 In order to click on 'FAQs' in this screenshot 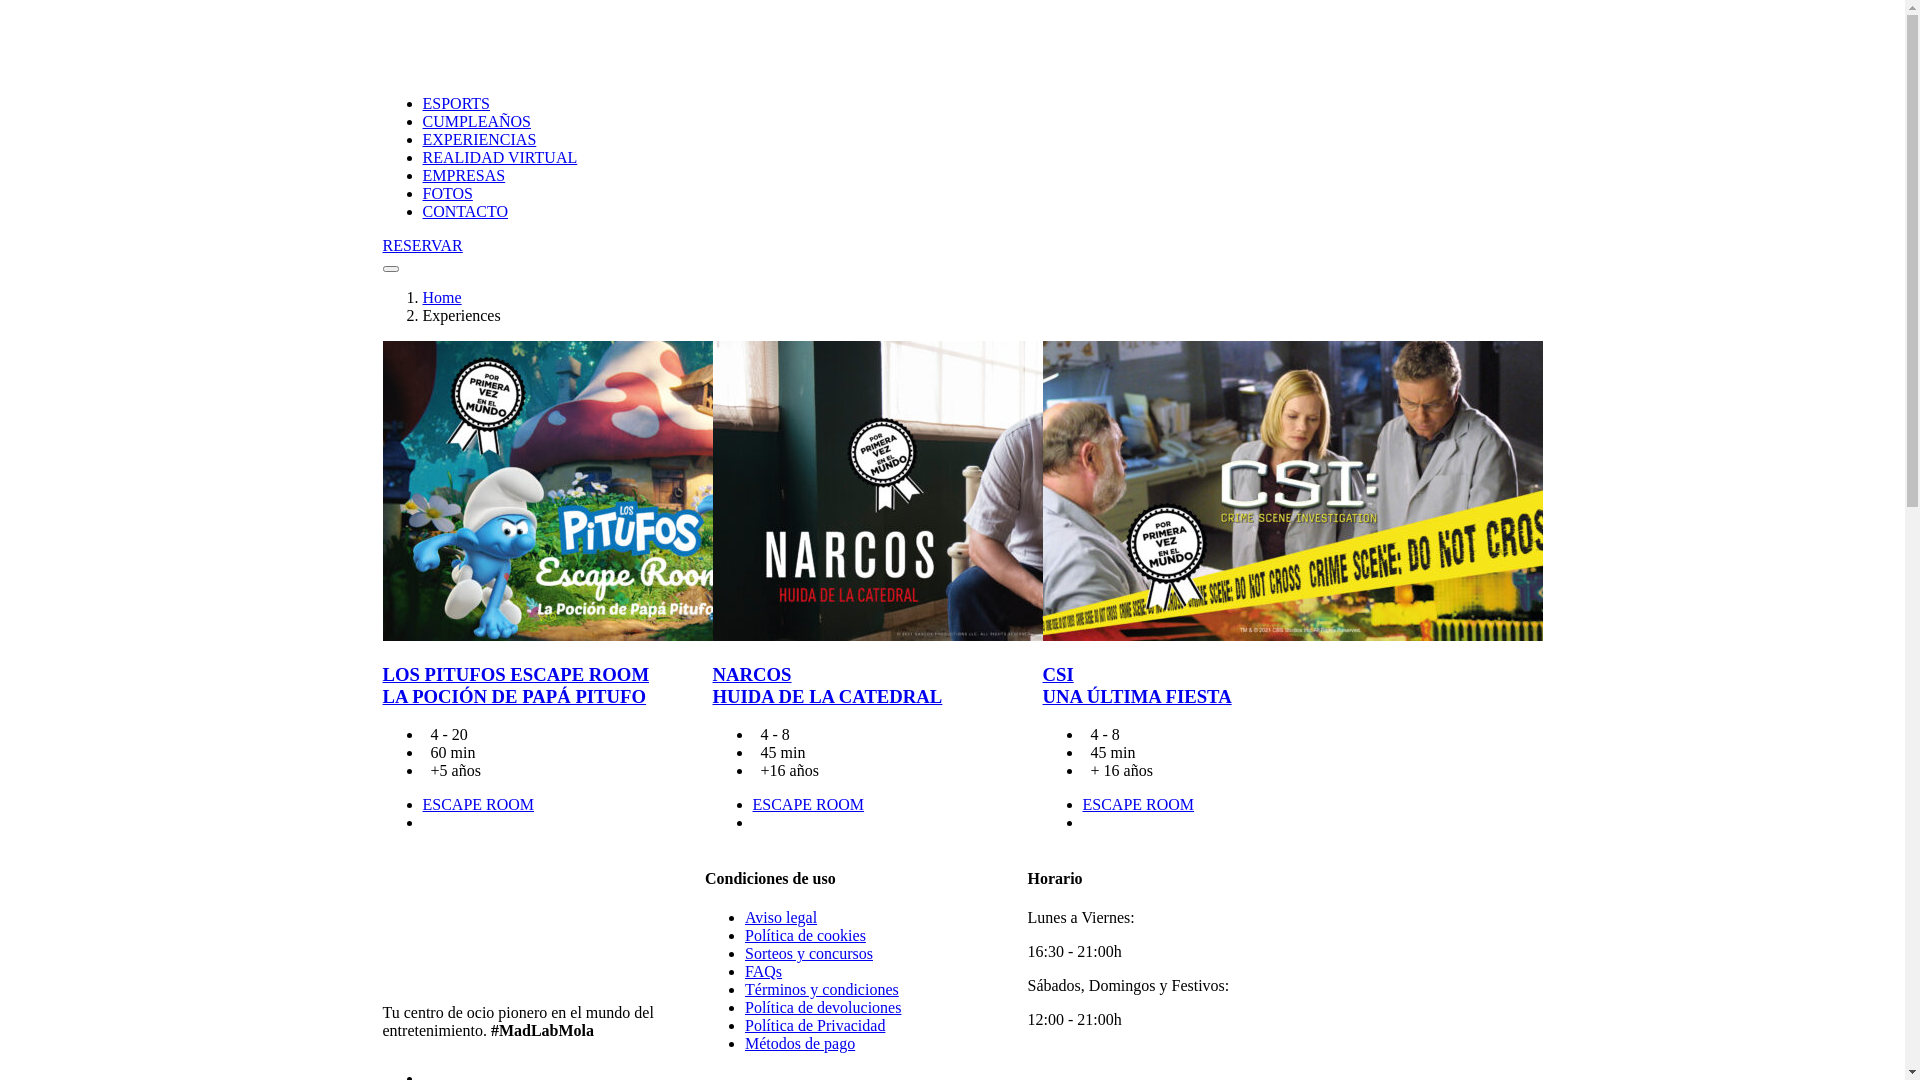, I will do `click(762, 970)`.